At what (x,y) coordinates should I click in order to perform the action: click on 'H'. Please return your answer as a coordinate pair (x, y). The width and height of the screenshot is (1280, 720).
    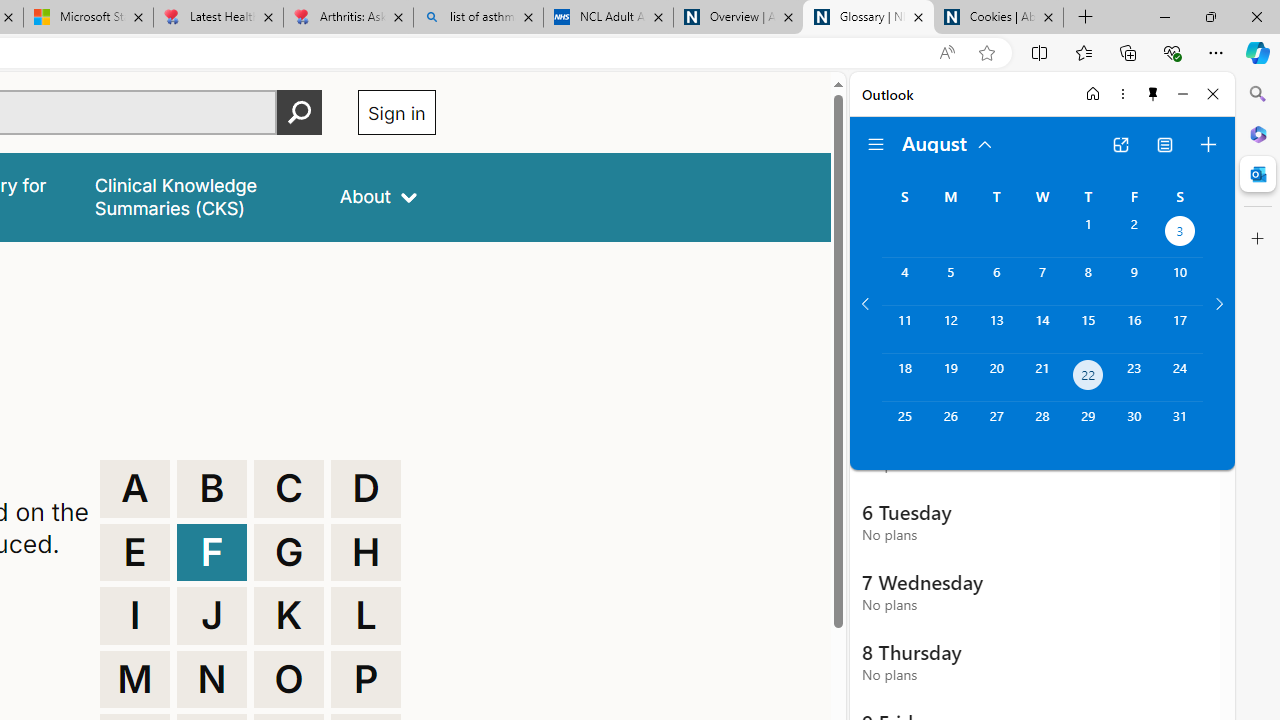
    Looking at the image, I should click on (366, 552).